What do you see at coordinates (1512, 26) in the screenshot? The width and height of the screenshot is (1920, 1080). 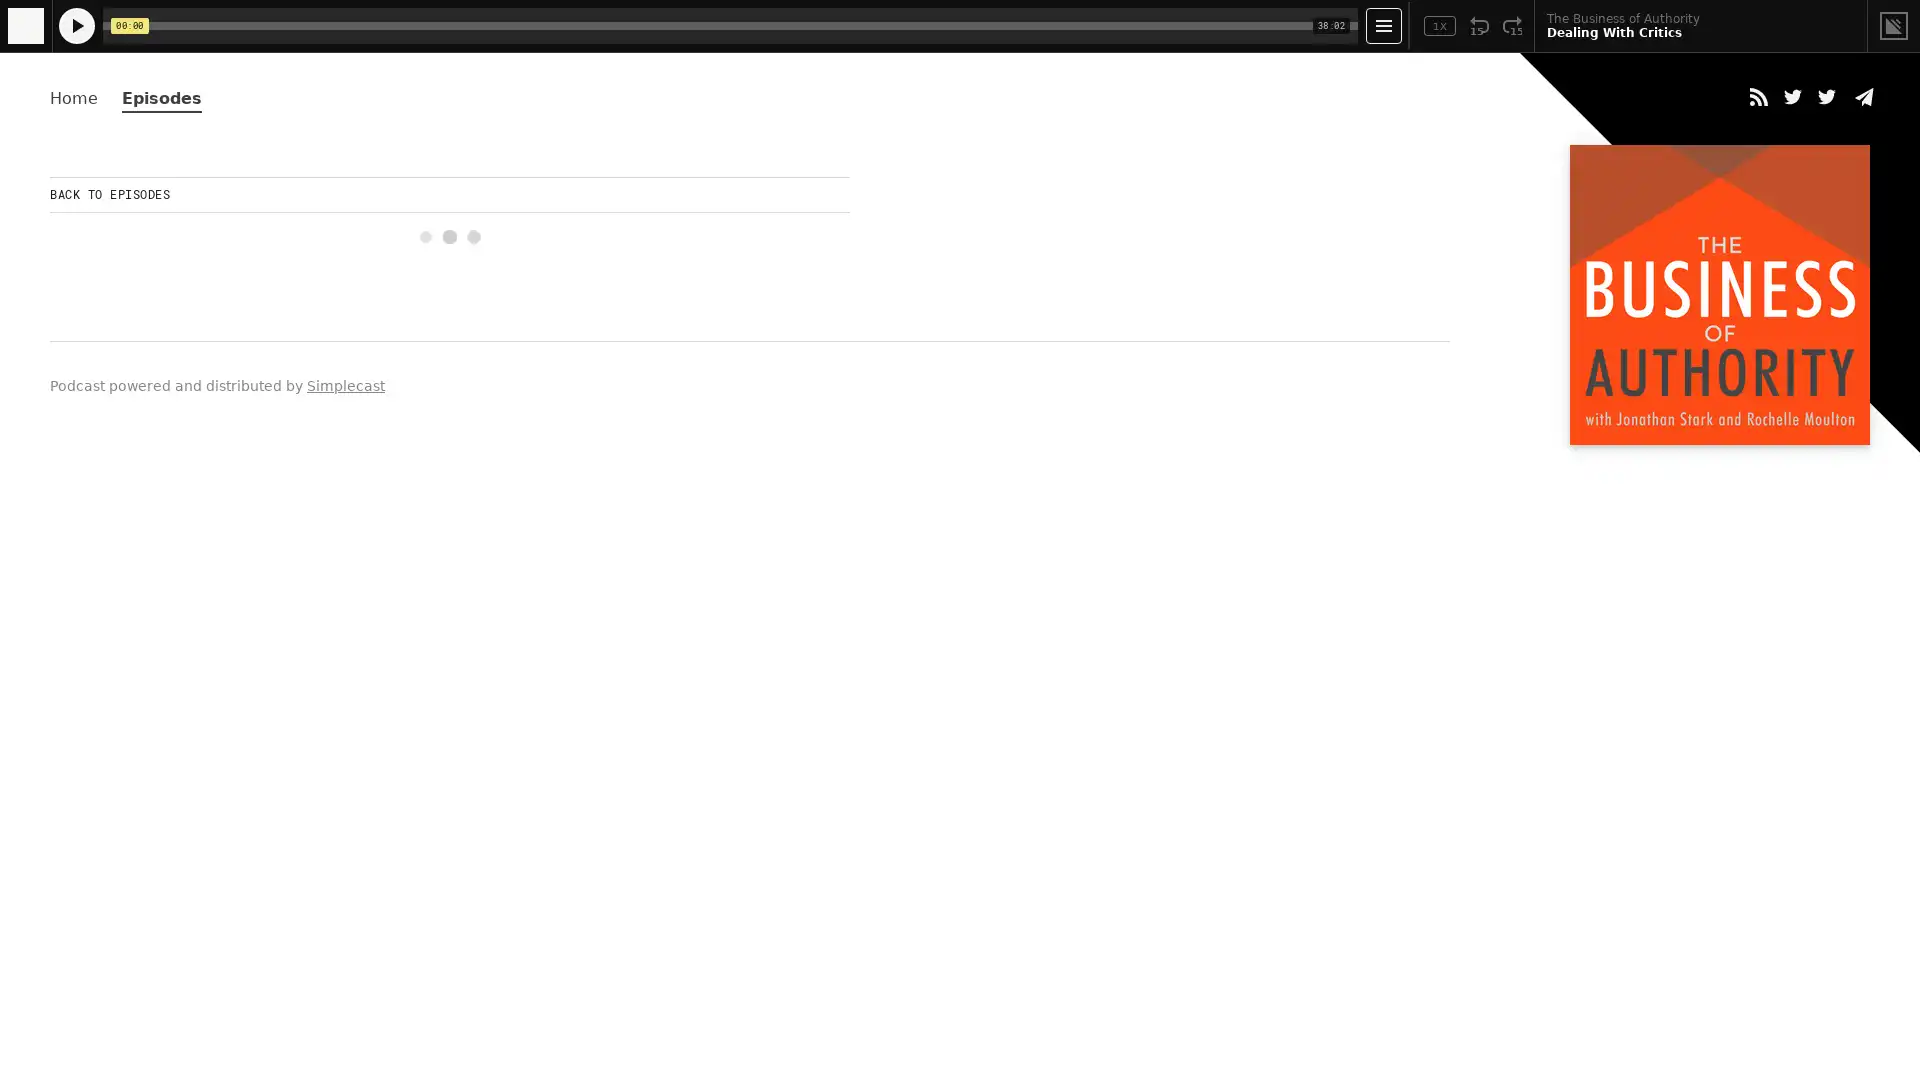 I see `Fast Forward 15 Seconds` at bounding box center [1512, 26].